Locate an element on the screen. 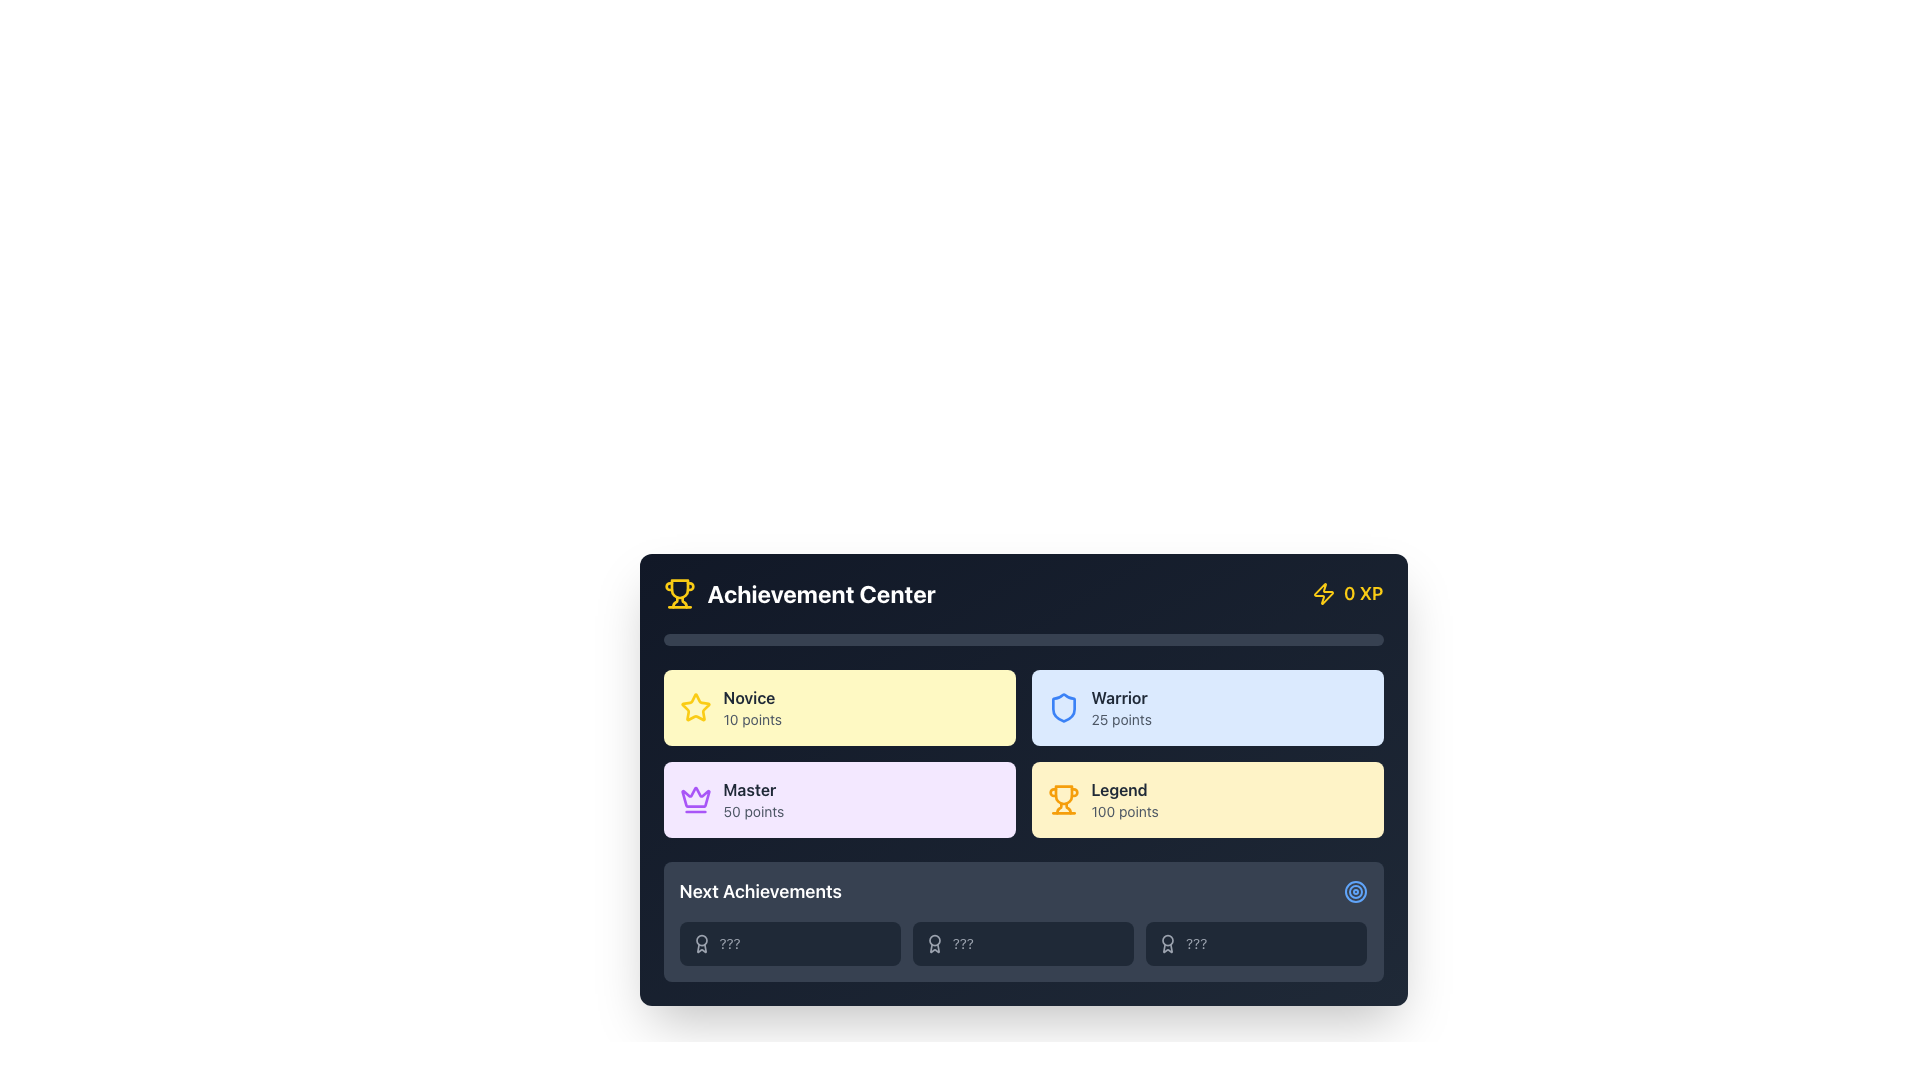  the informational display component titled 'Legend' with a score of '100 points', located in the bottom-right cell of the achievement center grid layout is located at coordinates (1125, 798).